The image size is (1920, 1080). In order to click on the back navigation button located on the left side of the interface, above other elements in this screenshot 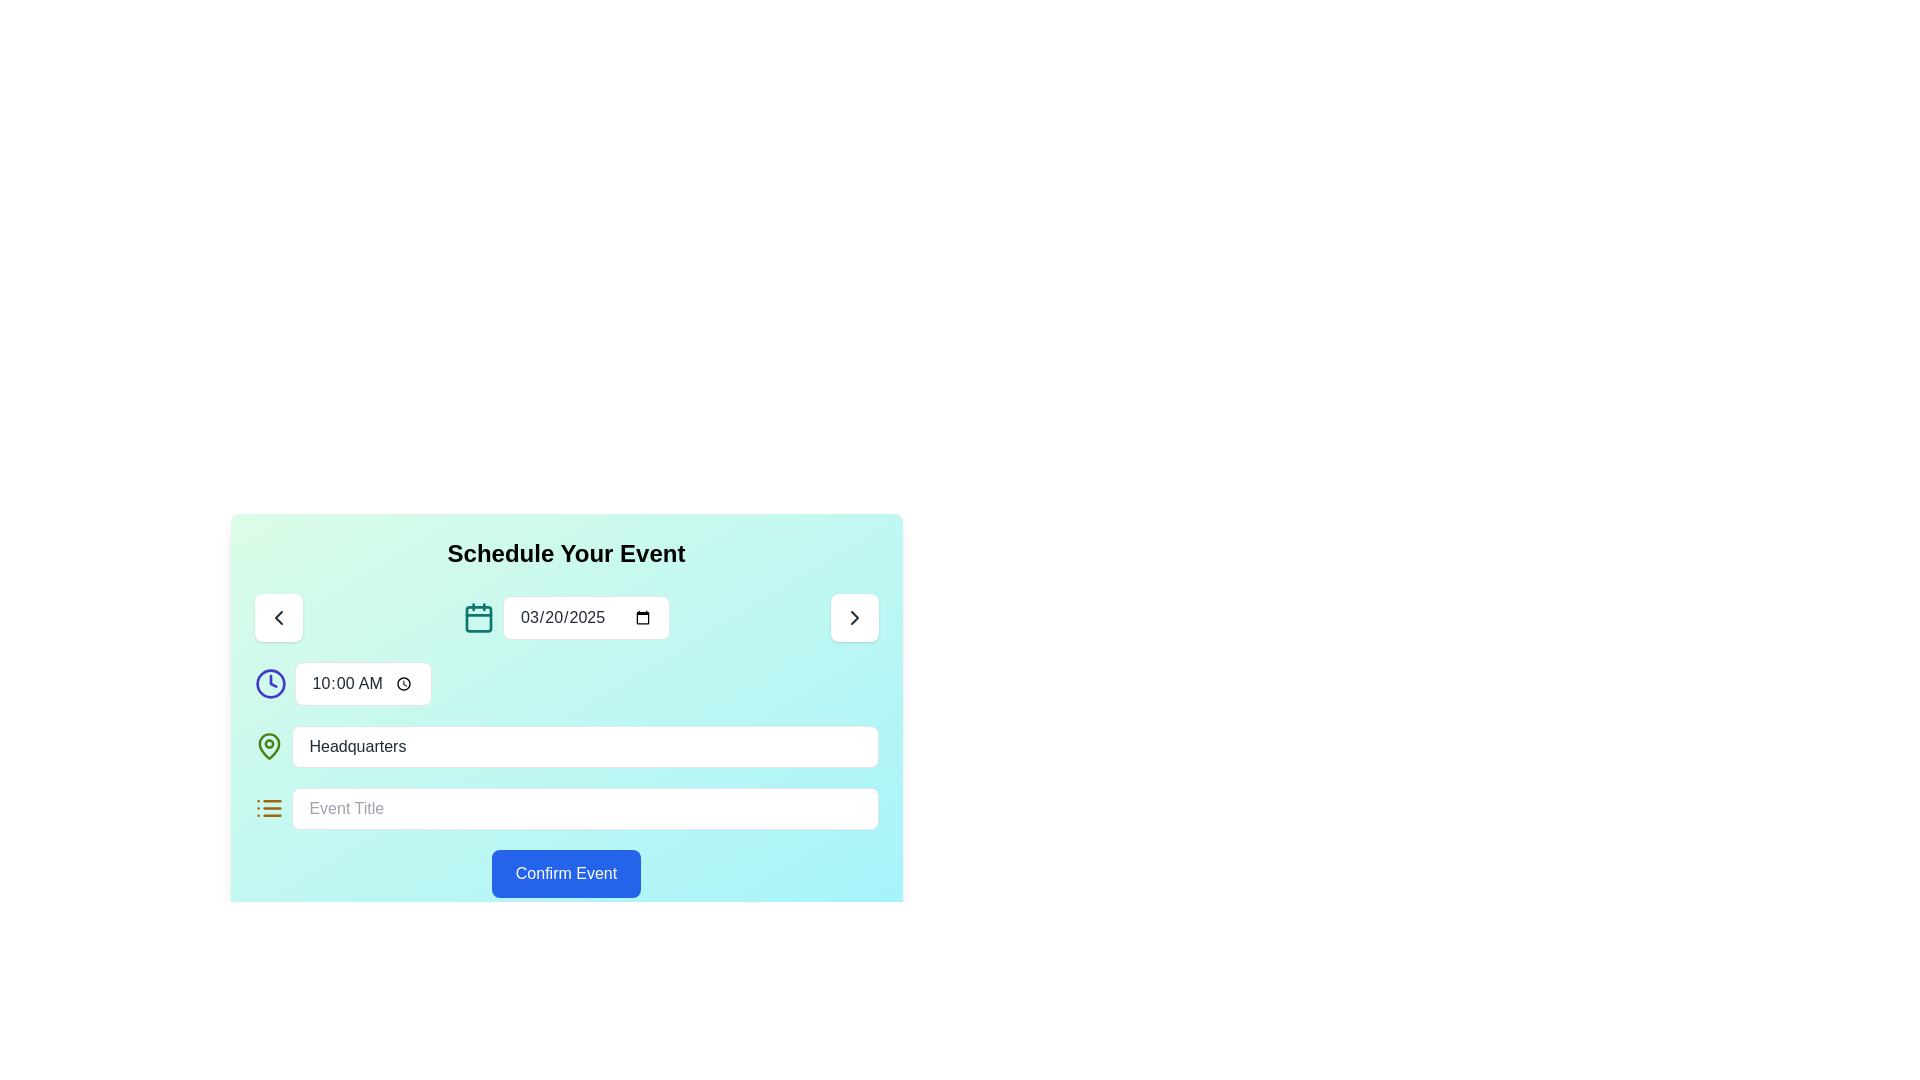, I will do `click(277, 616)`.